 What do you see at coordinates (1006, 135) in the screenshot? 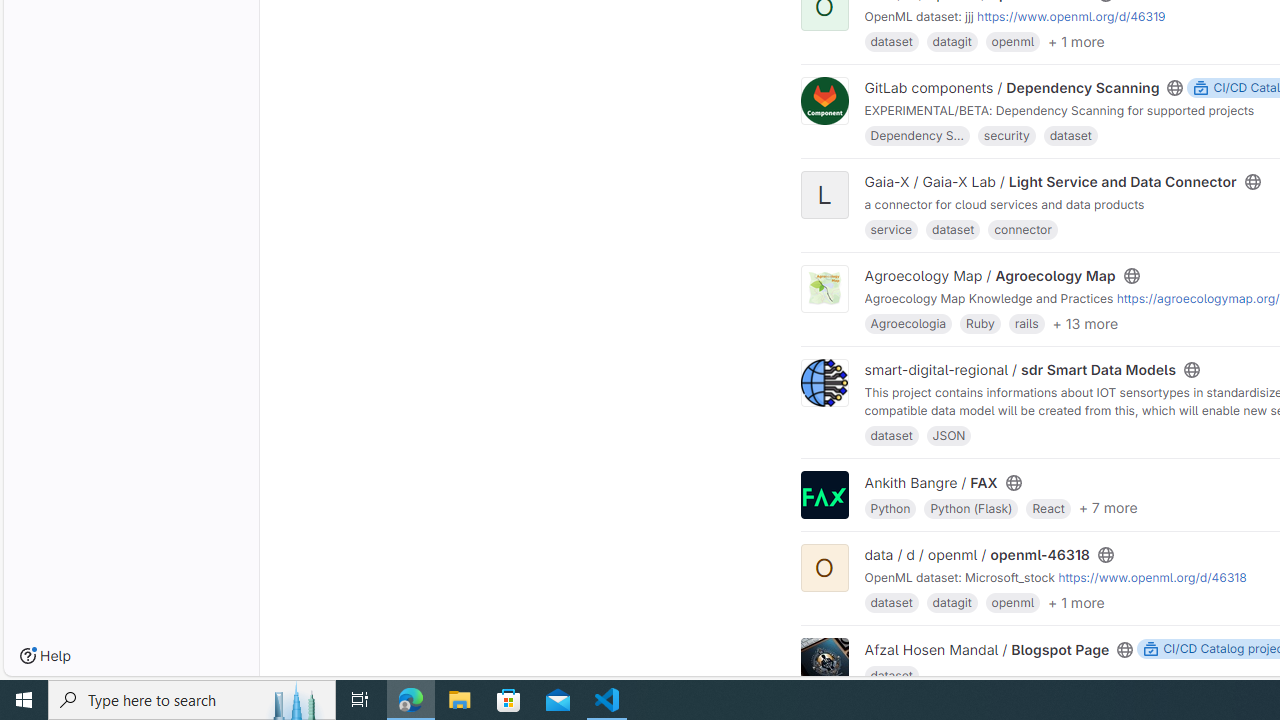
I see `'security'` at bounding box center [1006, 135].